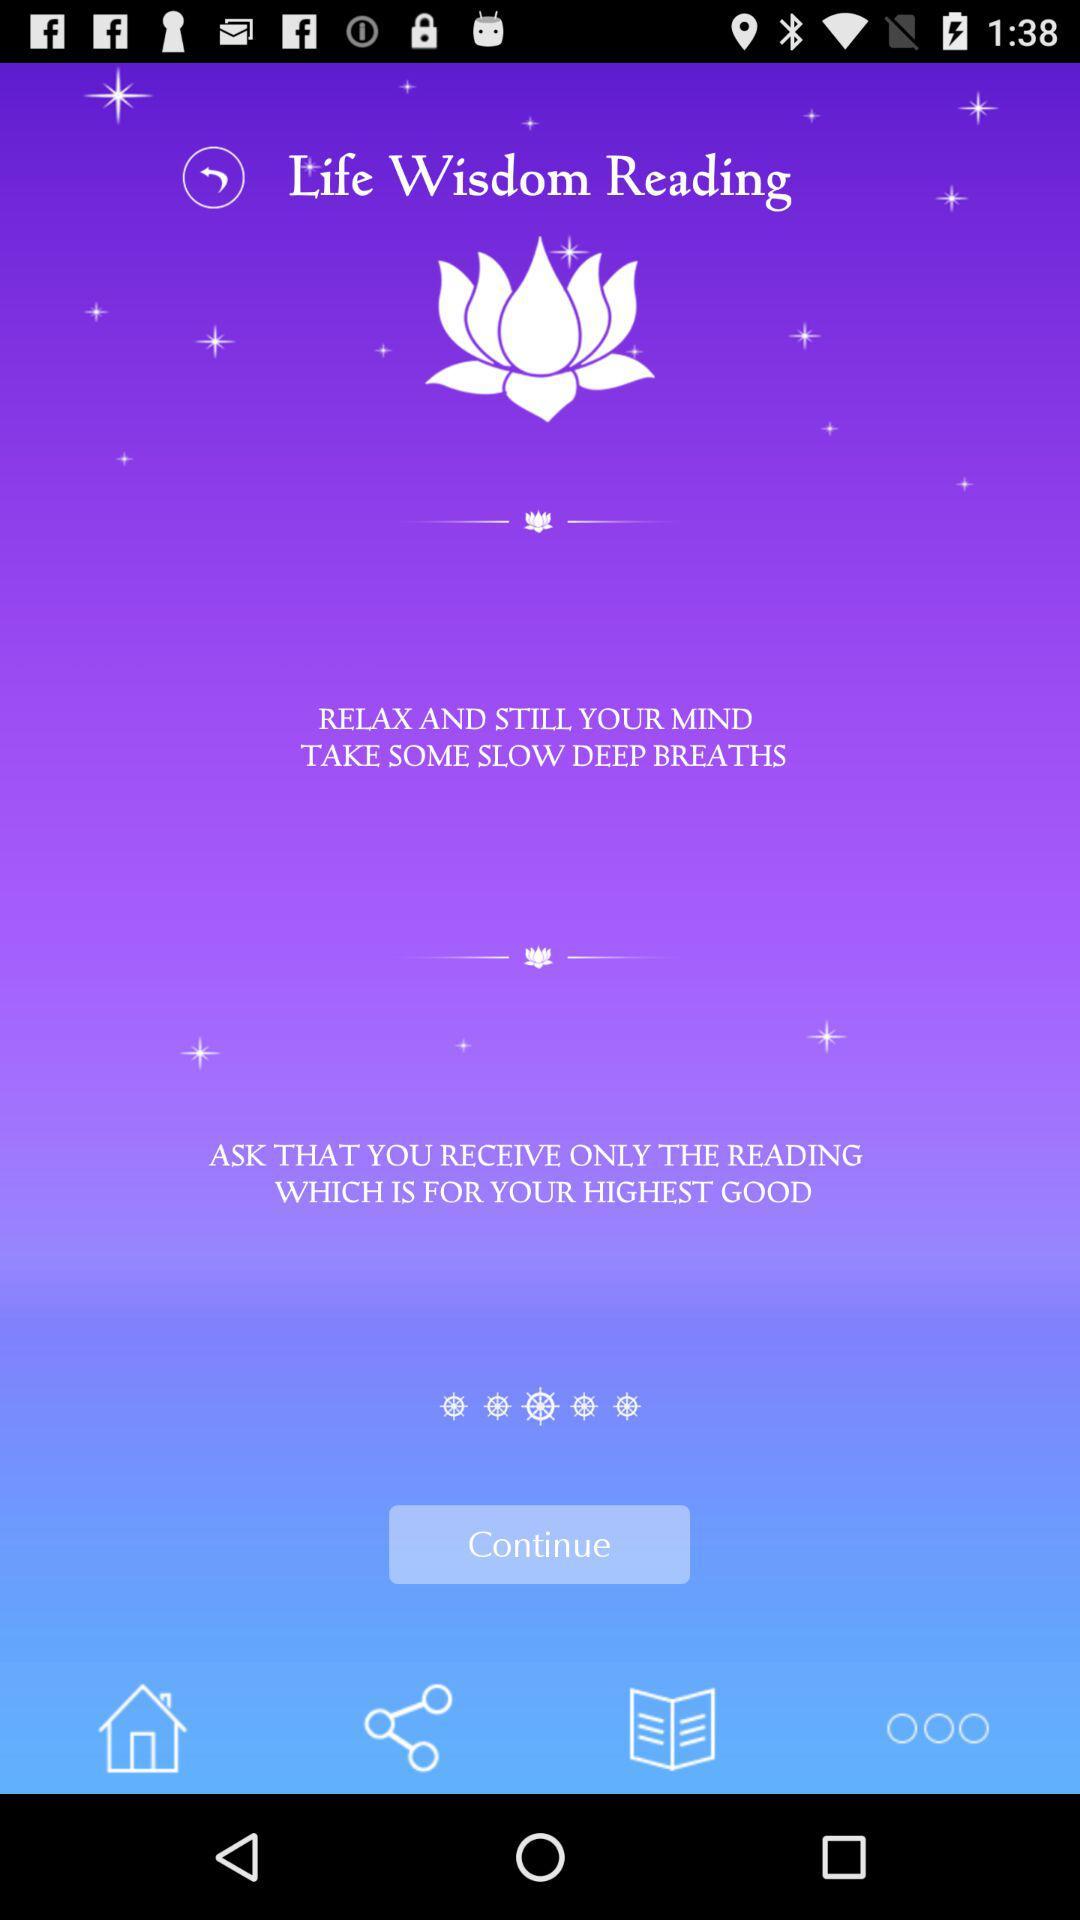 The height and width of the screenshot is (1920, 1080). I want to click on image below the text life wisdom reading, so click(540, 330).